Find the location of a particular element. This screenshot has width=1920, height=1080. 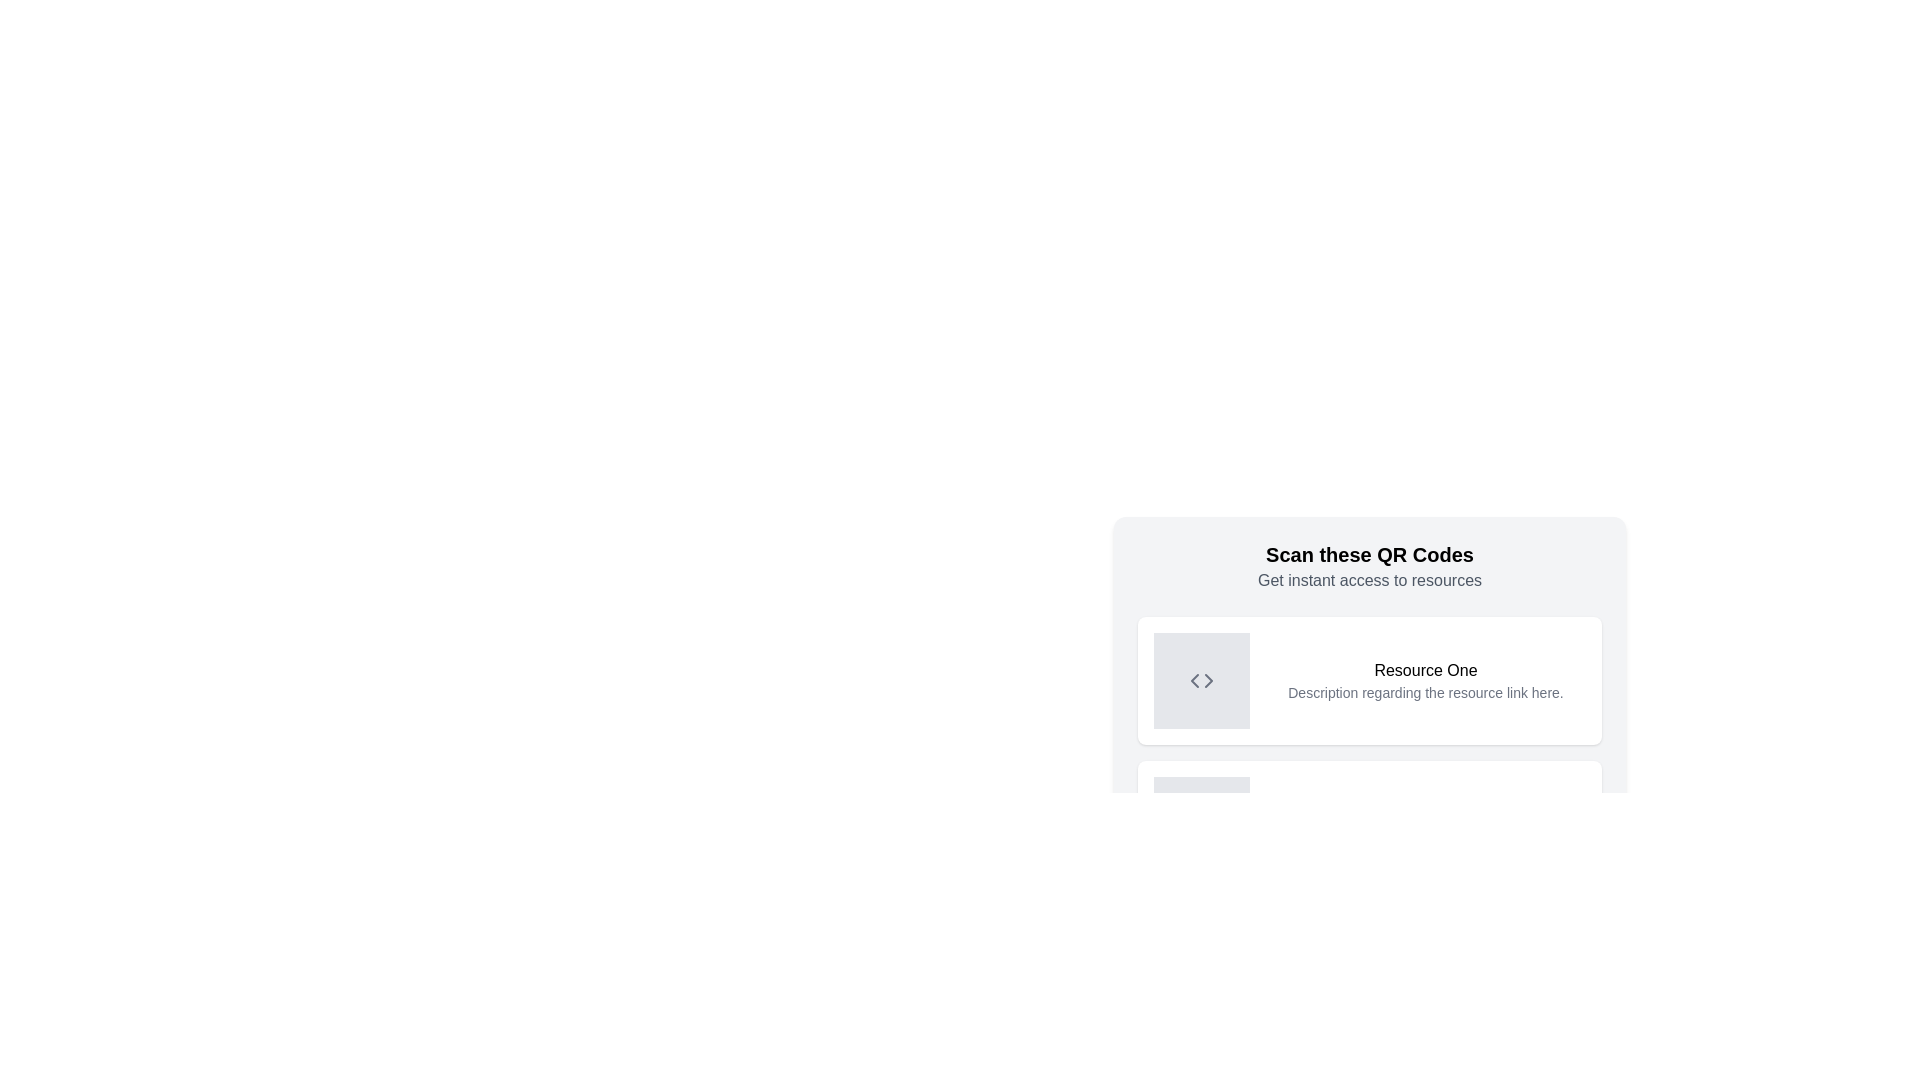

non-interactive Text label that displays 'Description regarding the resource link here.' located below the 'Resource One' text in the card-like layout is located at coordinates (1424, 692).